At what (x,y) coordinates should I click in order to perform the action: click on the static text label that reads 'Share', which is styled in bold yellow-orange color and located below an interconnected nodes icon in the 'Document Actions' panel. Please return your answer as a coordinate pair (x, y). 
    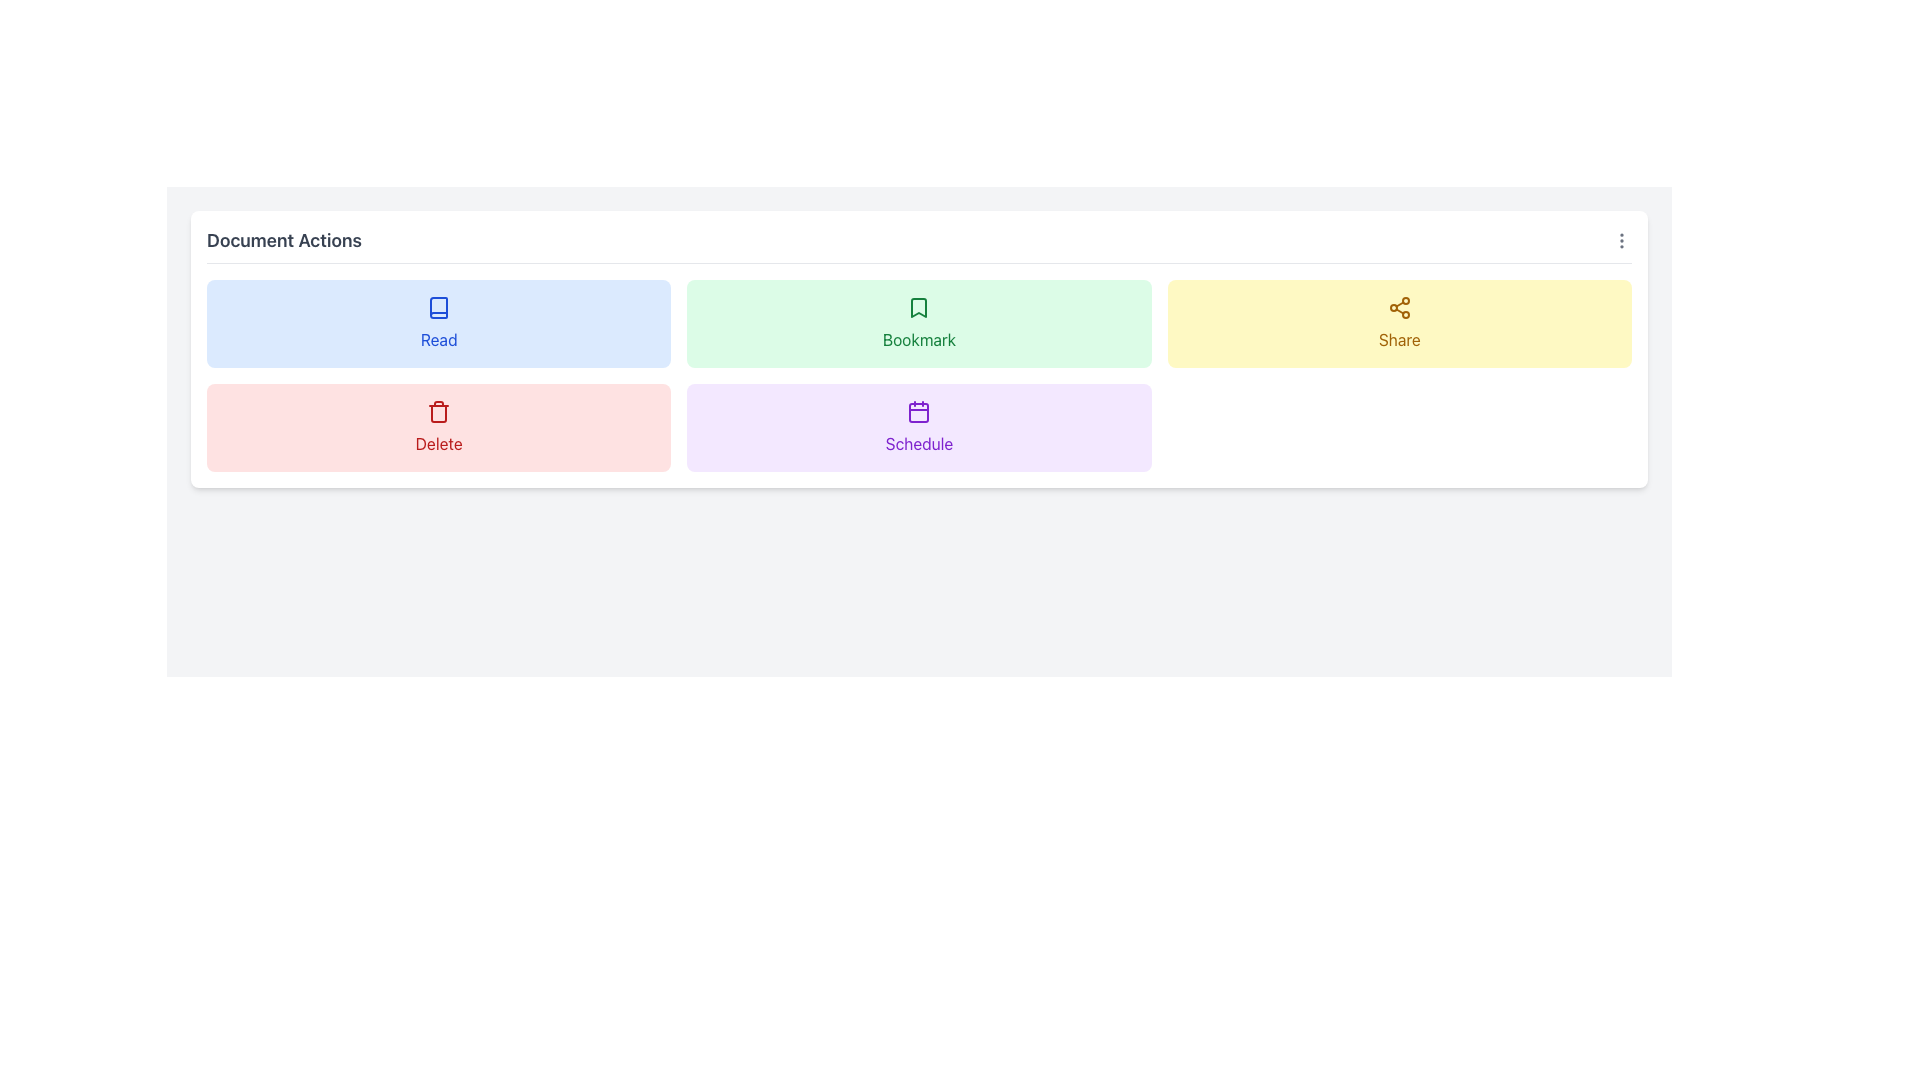
    Looking at the image, I should click on (1398, 338).